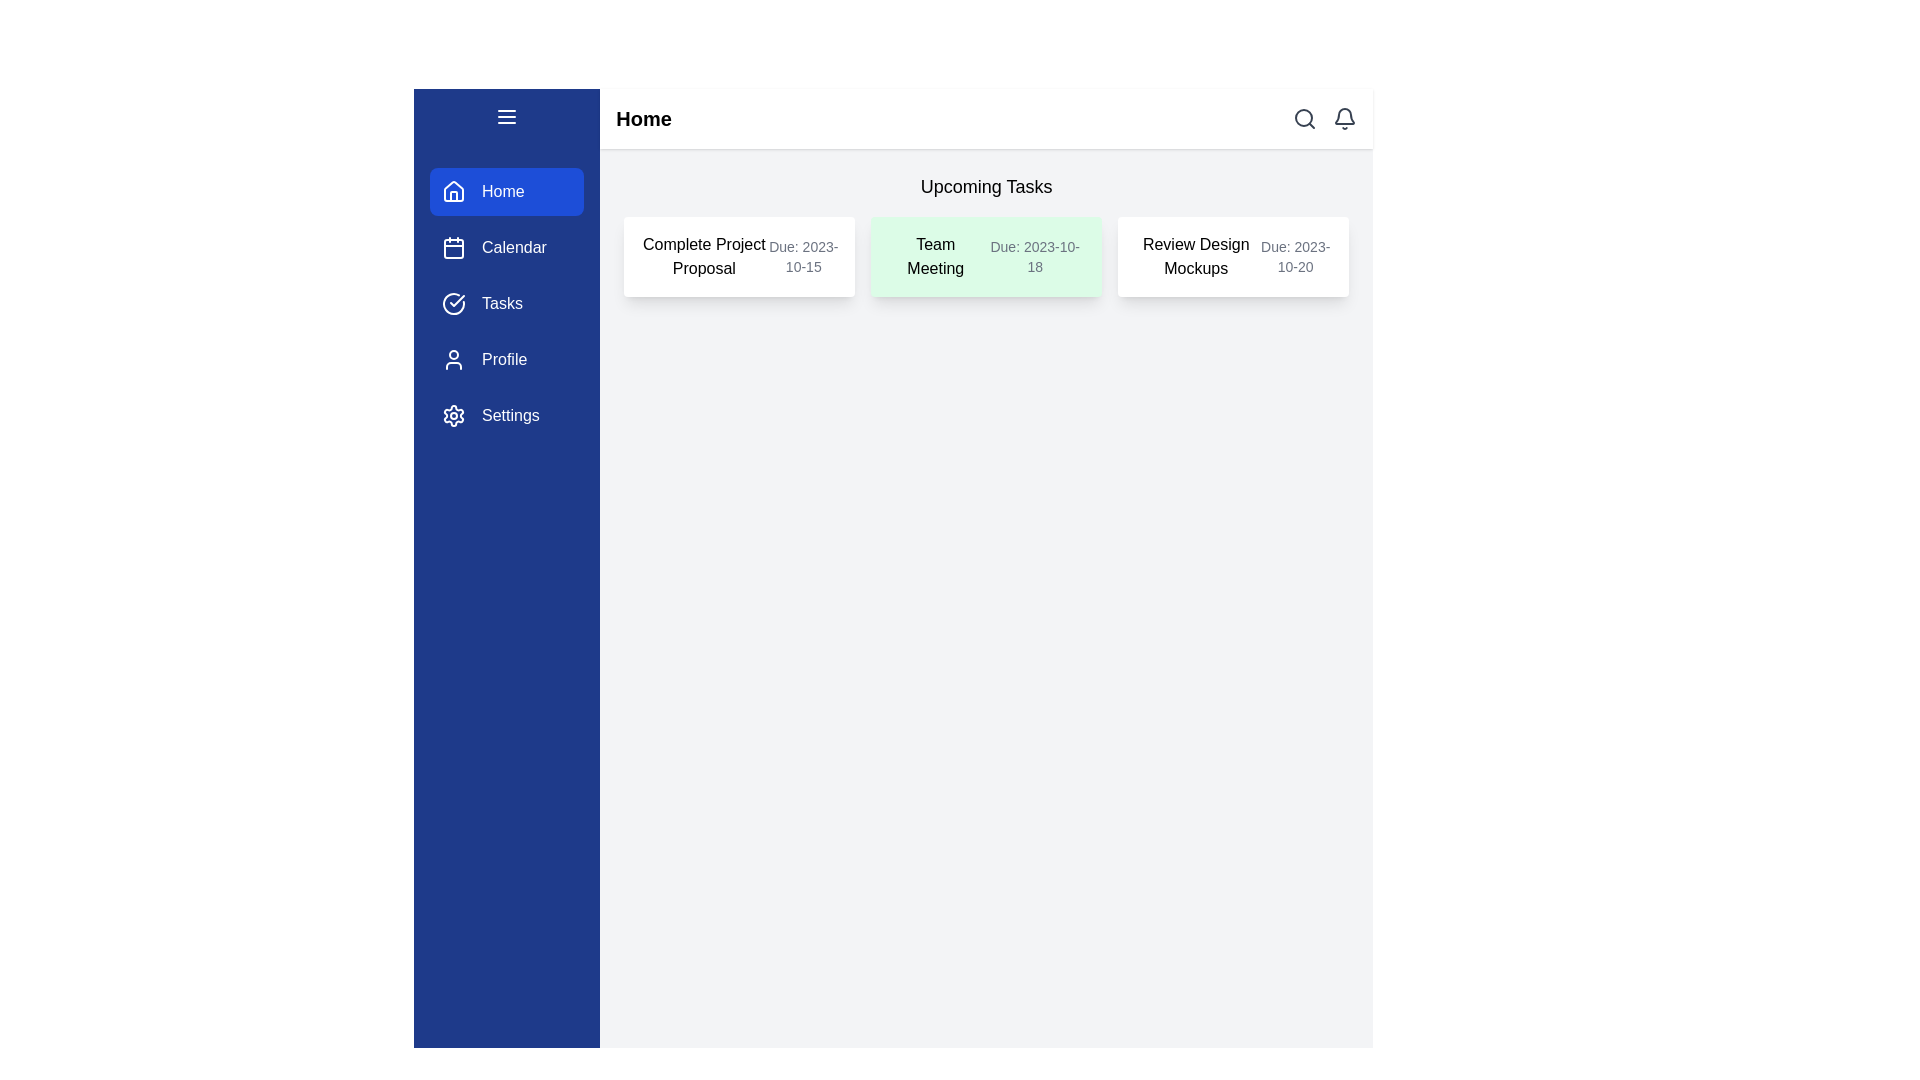 The image size is (1920, 1080). I want to click on the 'Team Meeting' task card in the task management layout, so click(986, 256).